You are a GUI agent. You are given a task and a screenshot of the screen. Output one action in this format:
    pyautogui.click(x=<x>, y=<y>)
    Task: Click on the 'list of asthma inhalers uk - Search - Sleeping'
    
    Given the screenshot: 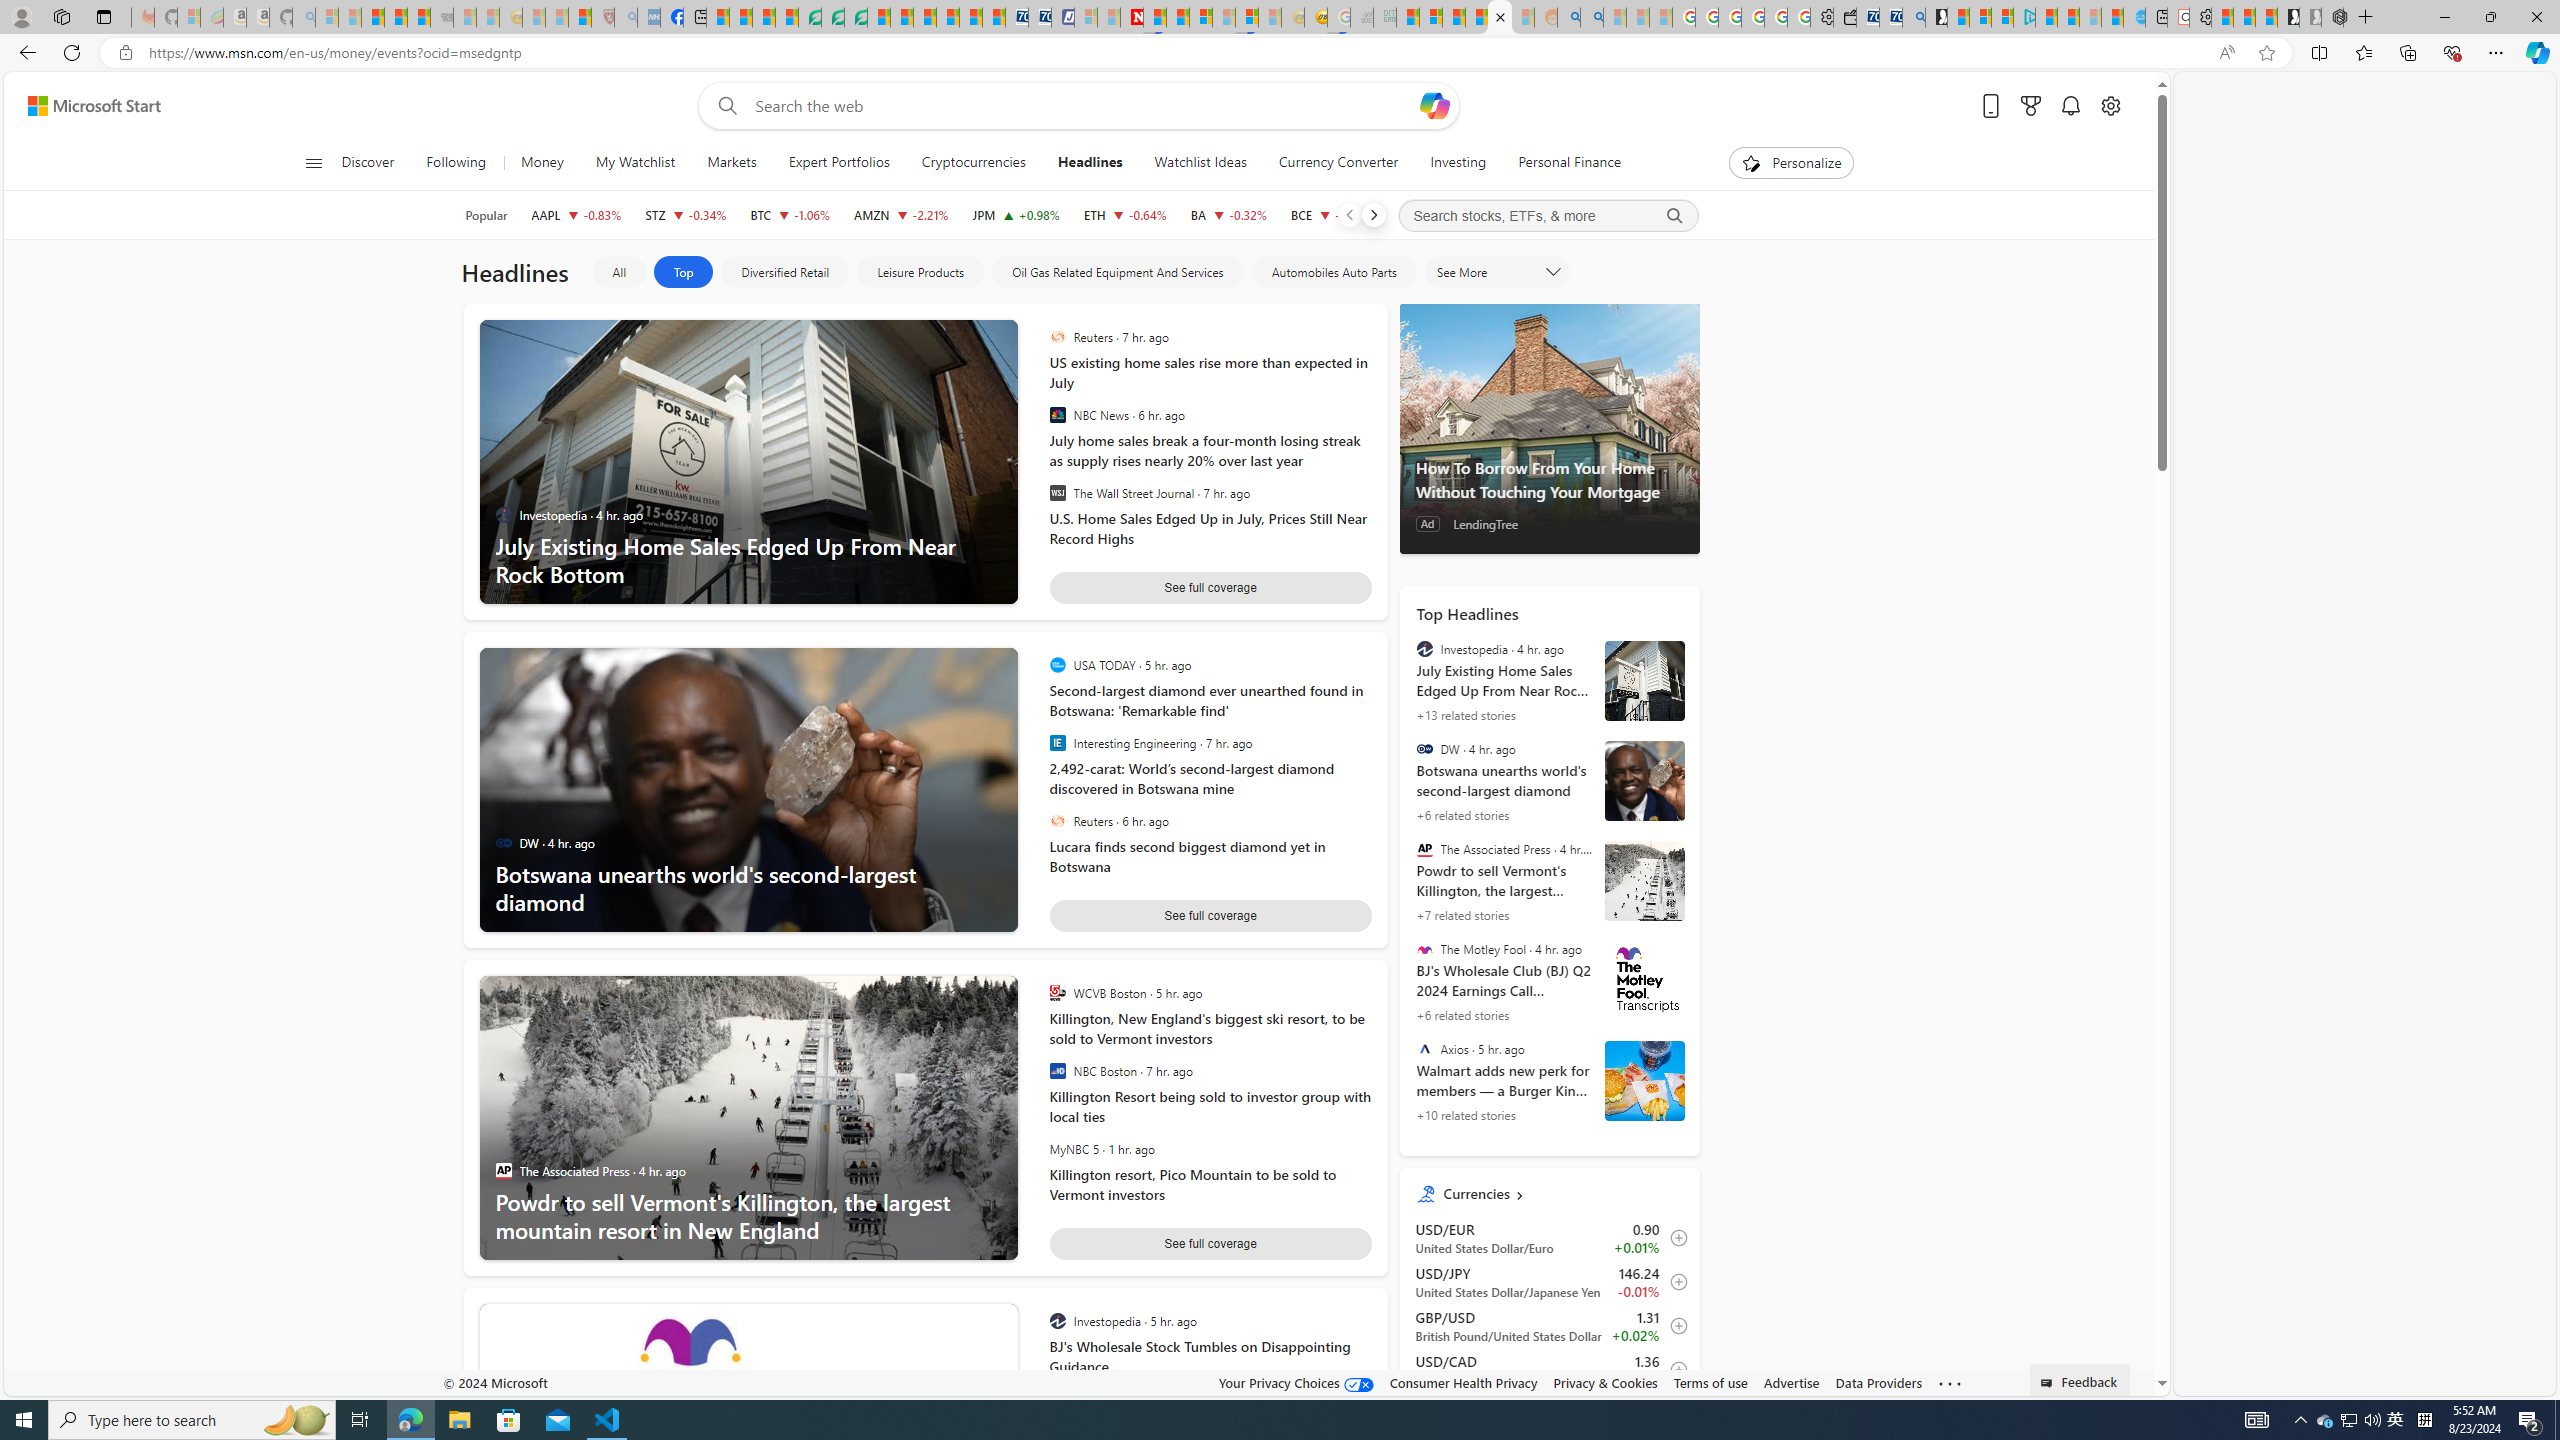 What is the action you would take?
    pyautogui.click(x=624, y=16)
    